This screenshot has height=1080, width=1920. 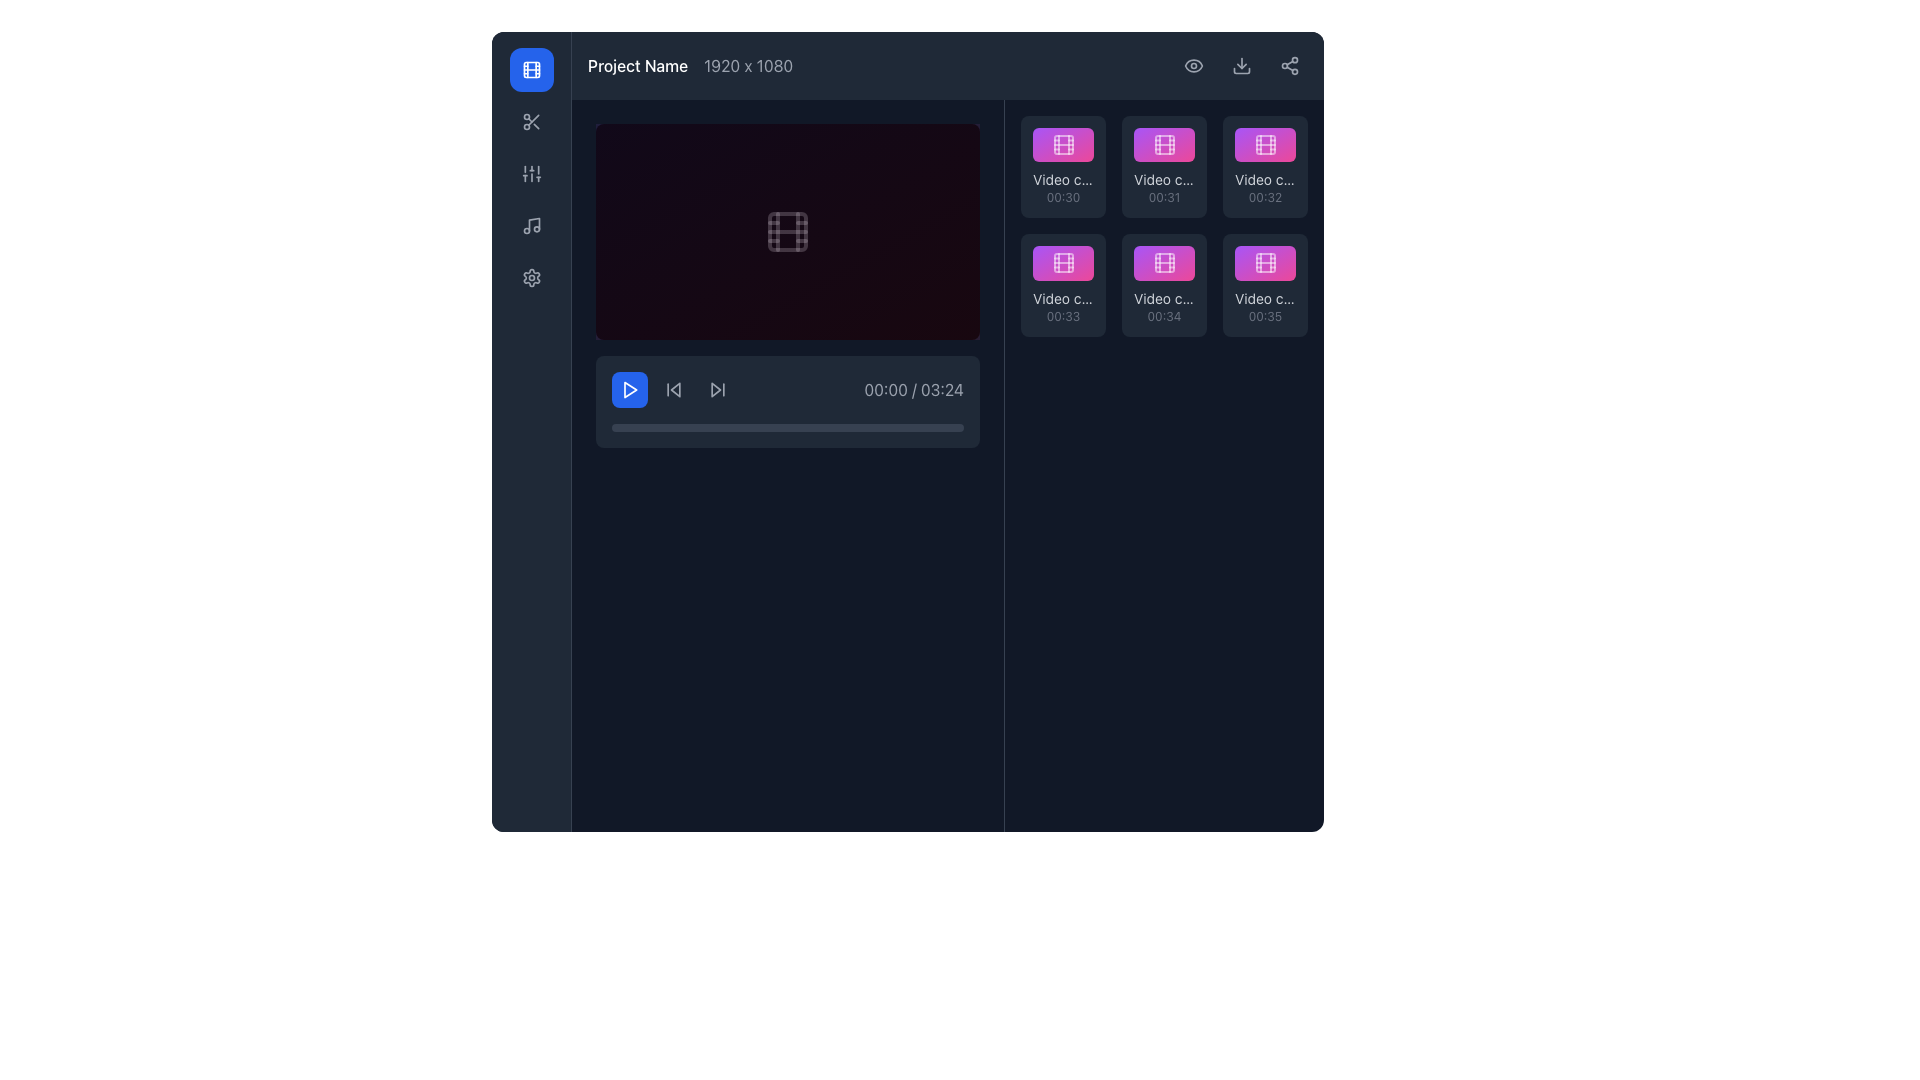 What do you see at coordinates (1164, 262) in the screenshot?
I see `the film-inspired icon, which is represented by a rectangle with frames and dividers, located centrally within a rectangular button in the list of video clip thumbnails` at bounding box center [1164, 262].